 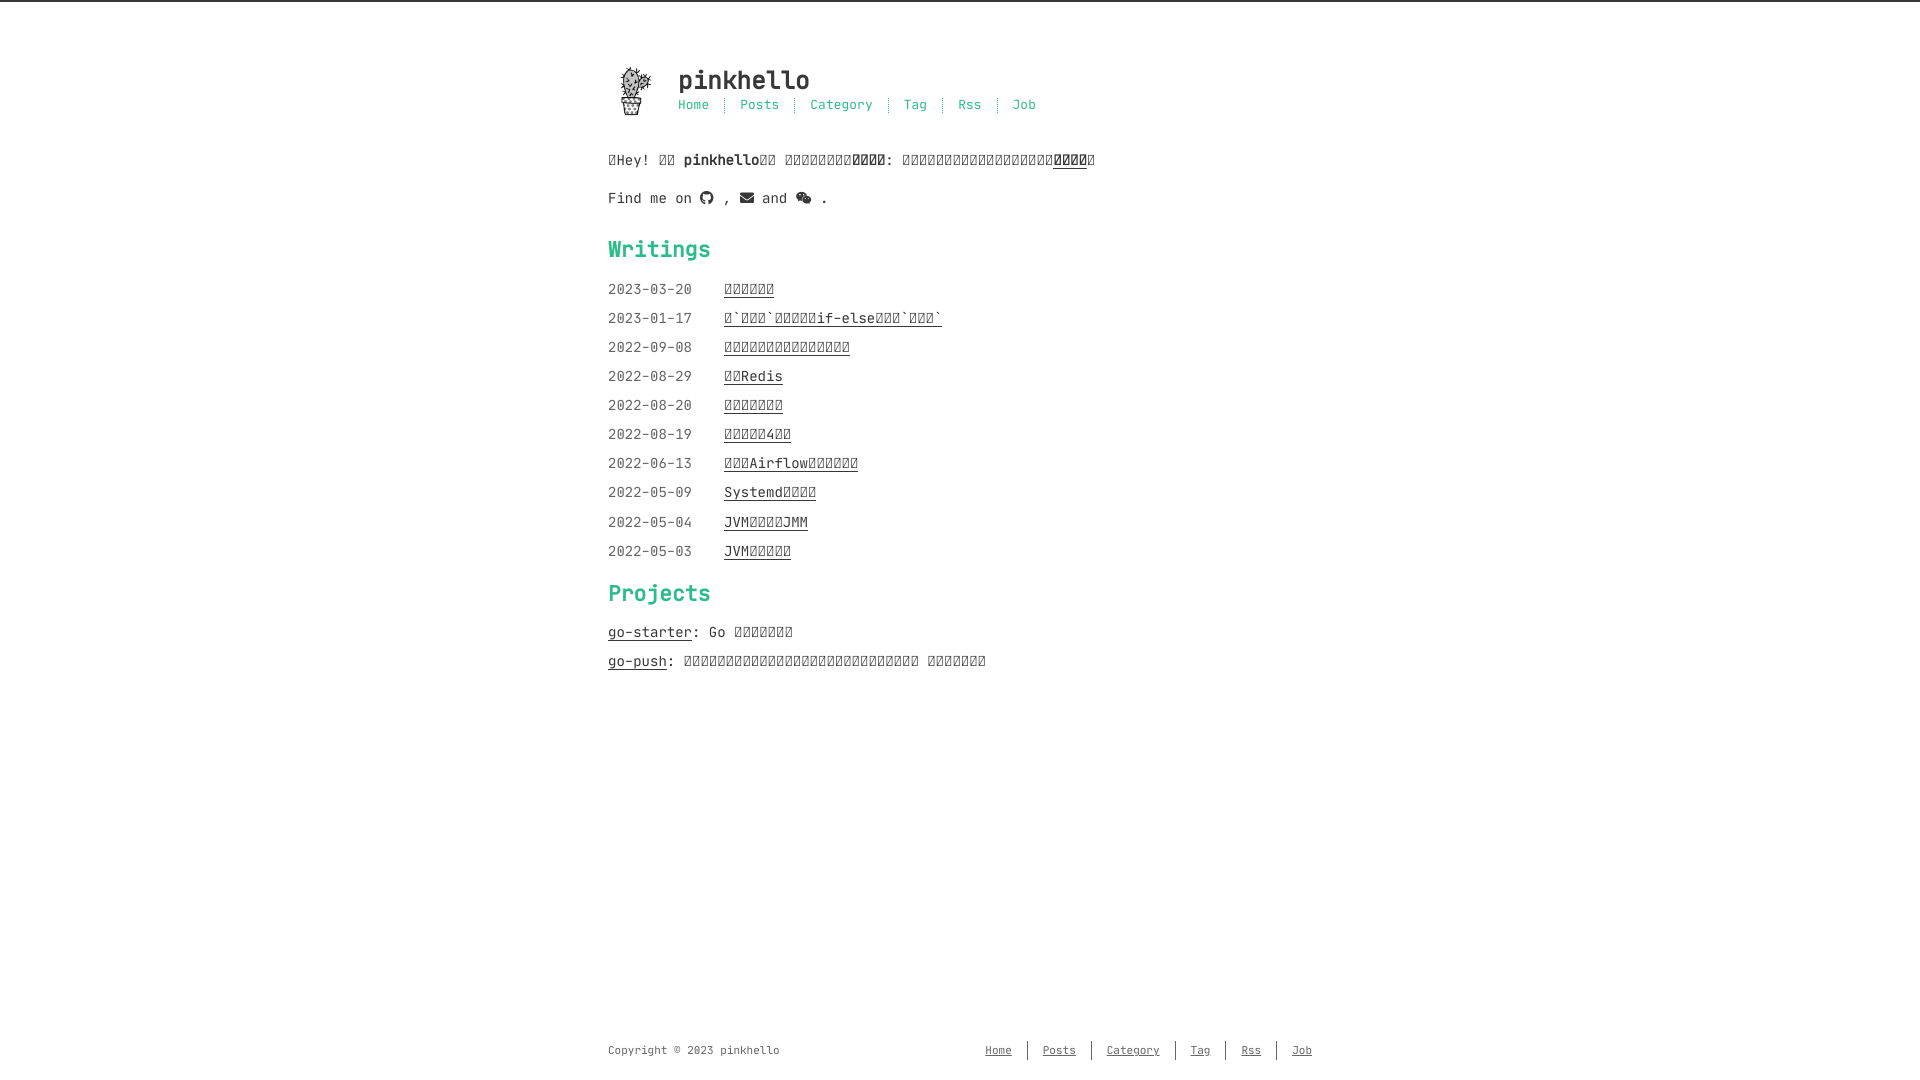 What do you see at coordinates (998, 1048) in the screenshot?
I see `'Home'` at bounding box center [998, 1048].